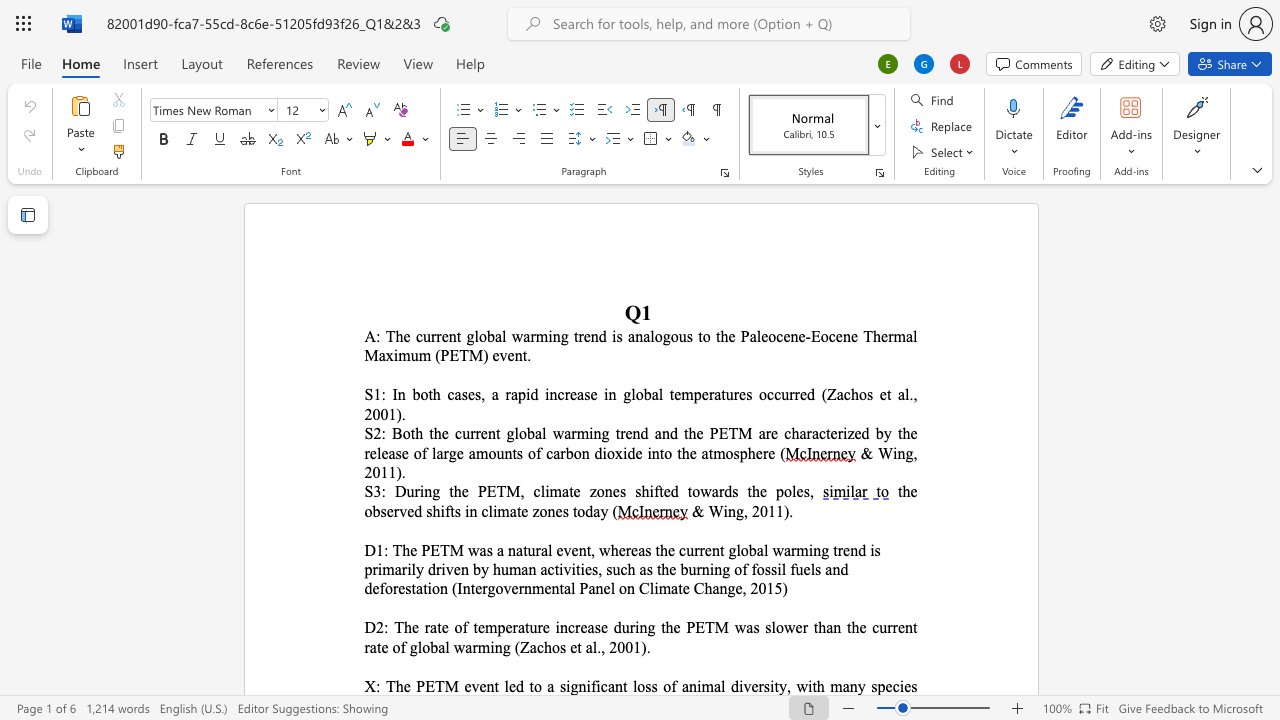  Describe the element at coordinates (457, 626) in the screenshot. I see `the 1th character "o" in the text` at that location.